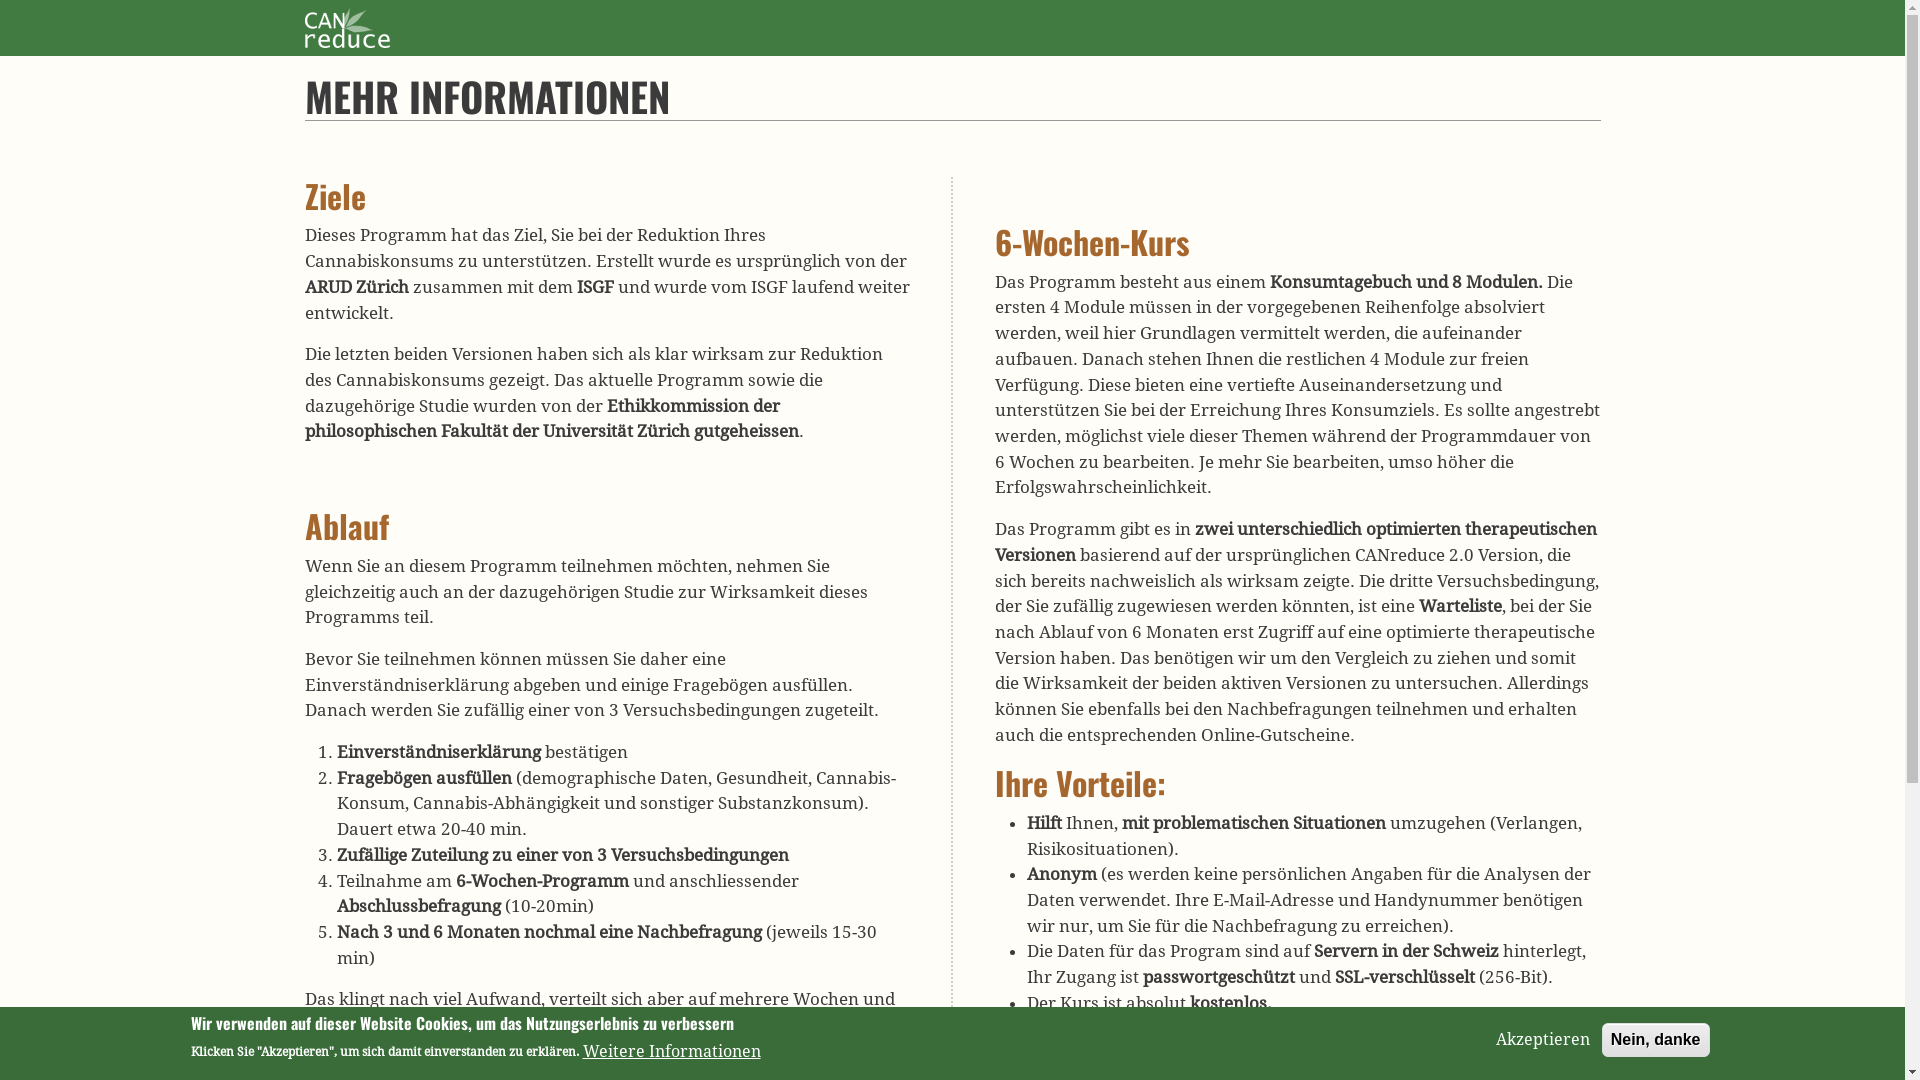 The image size is (1920, 1080). I want to click on 'Startseite', so click(346, 23).